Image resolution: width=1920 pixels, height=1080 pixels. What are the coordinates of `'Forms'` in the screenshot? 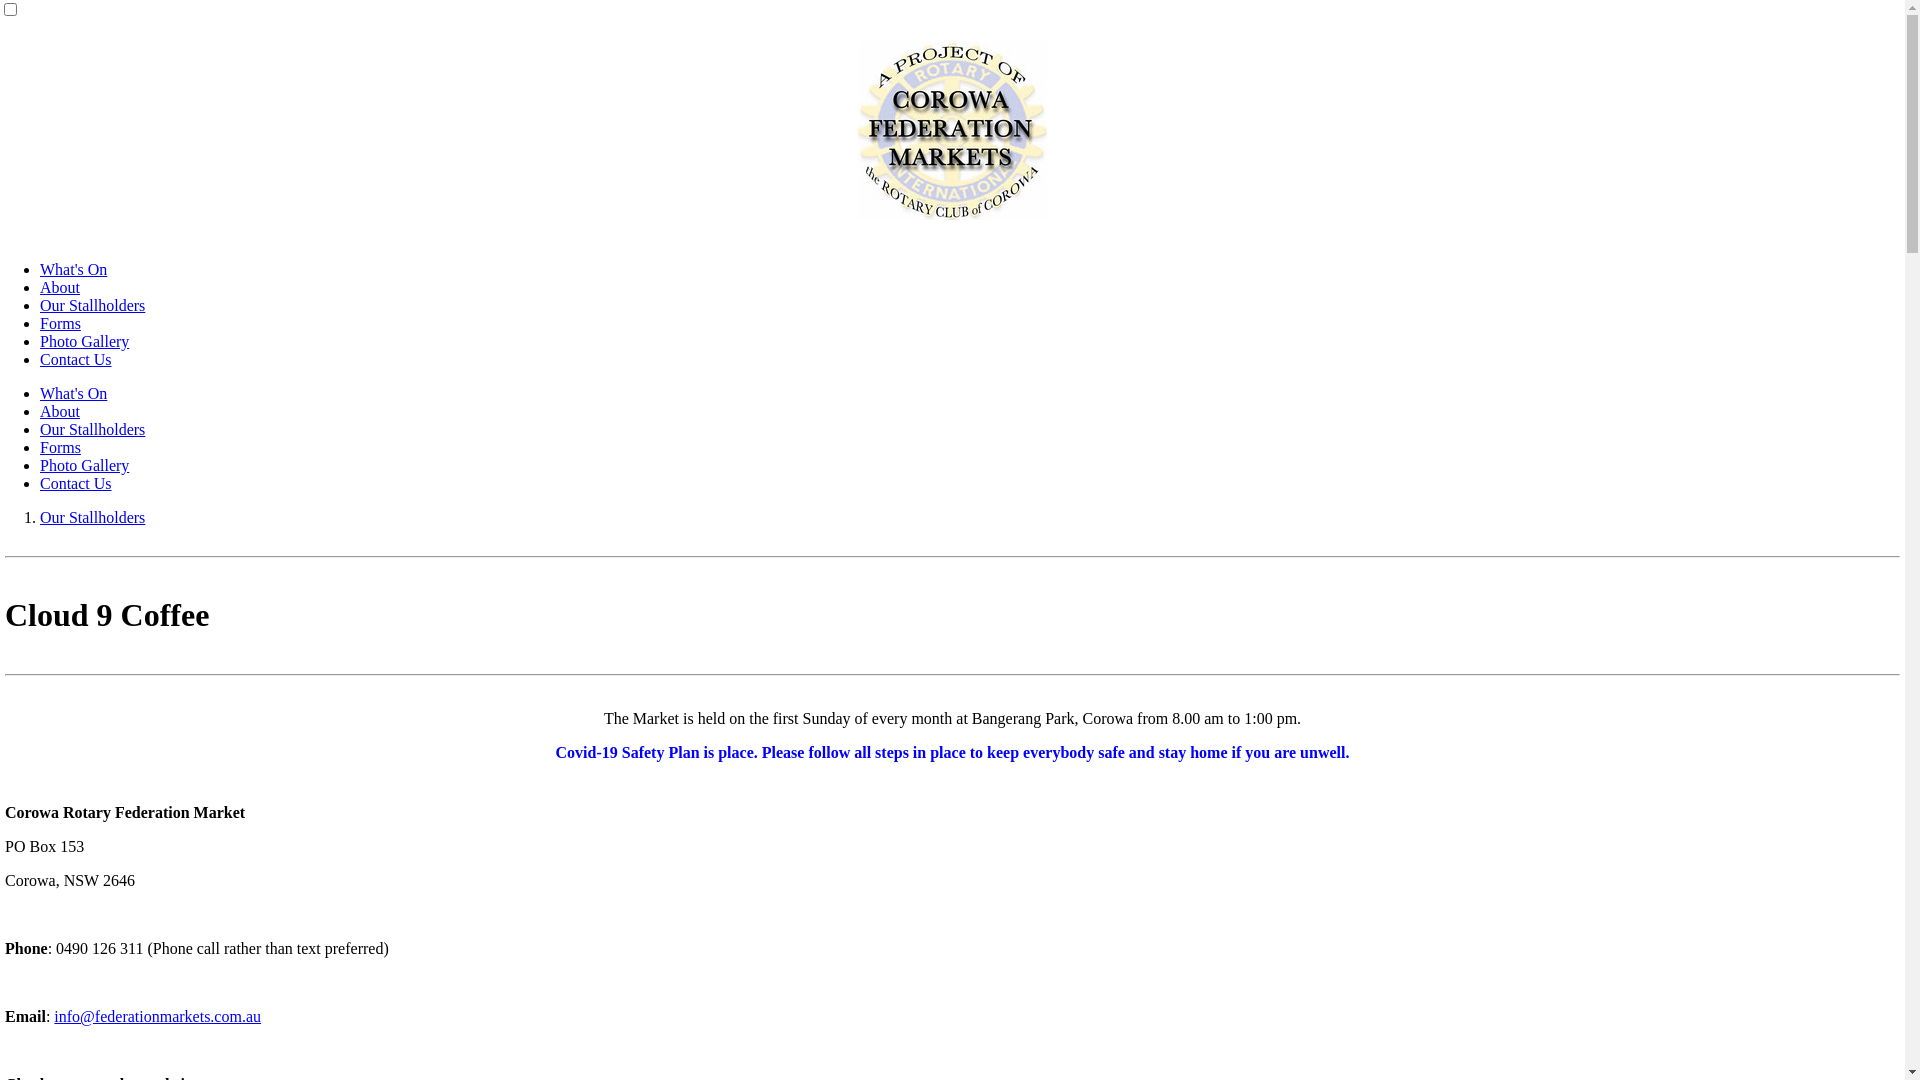 It's located at (60, 322).